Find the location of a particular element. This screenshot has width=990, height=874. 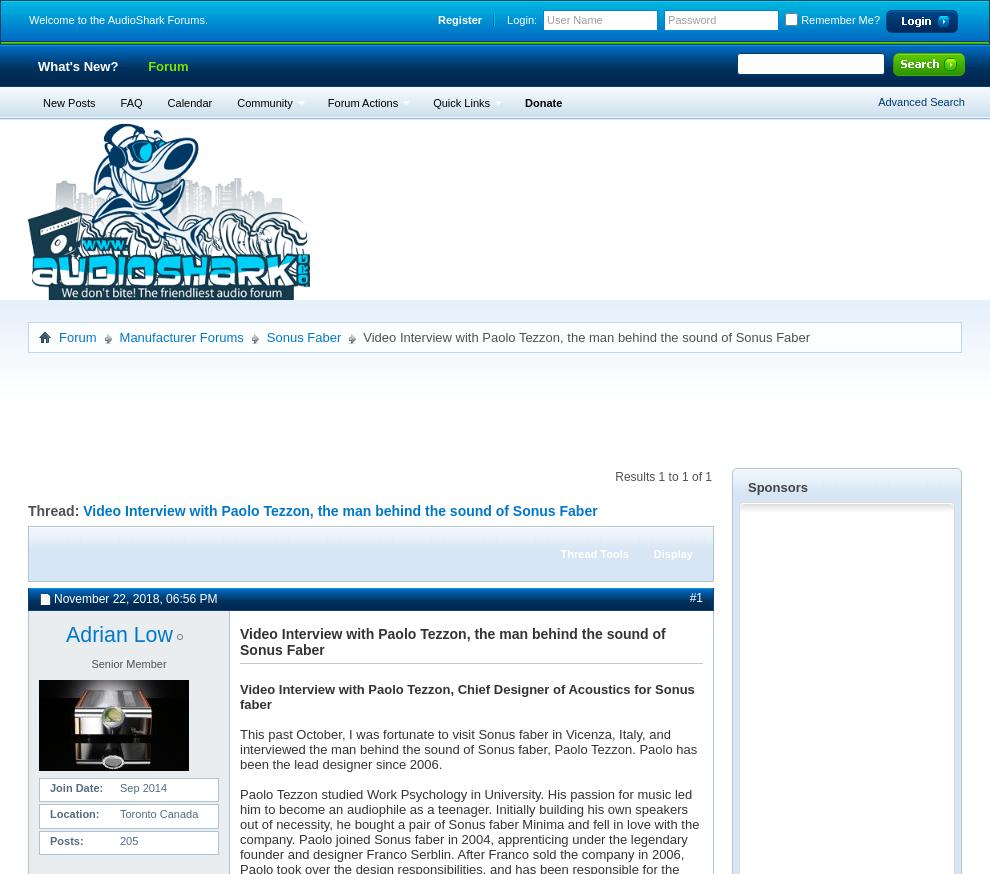

'November 22, 2018,' is located at coordinates (108, 598).